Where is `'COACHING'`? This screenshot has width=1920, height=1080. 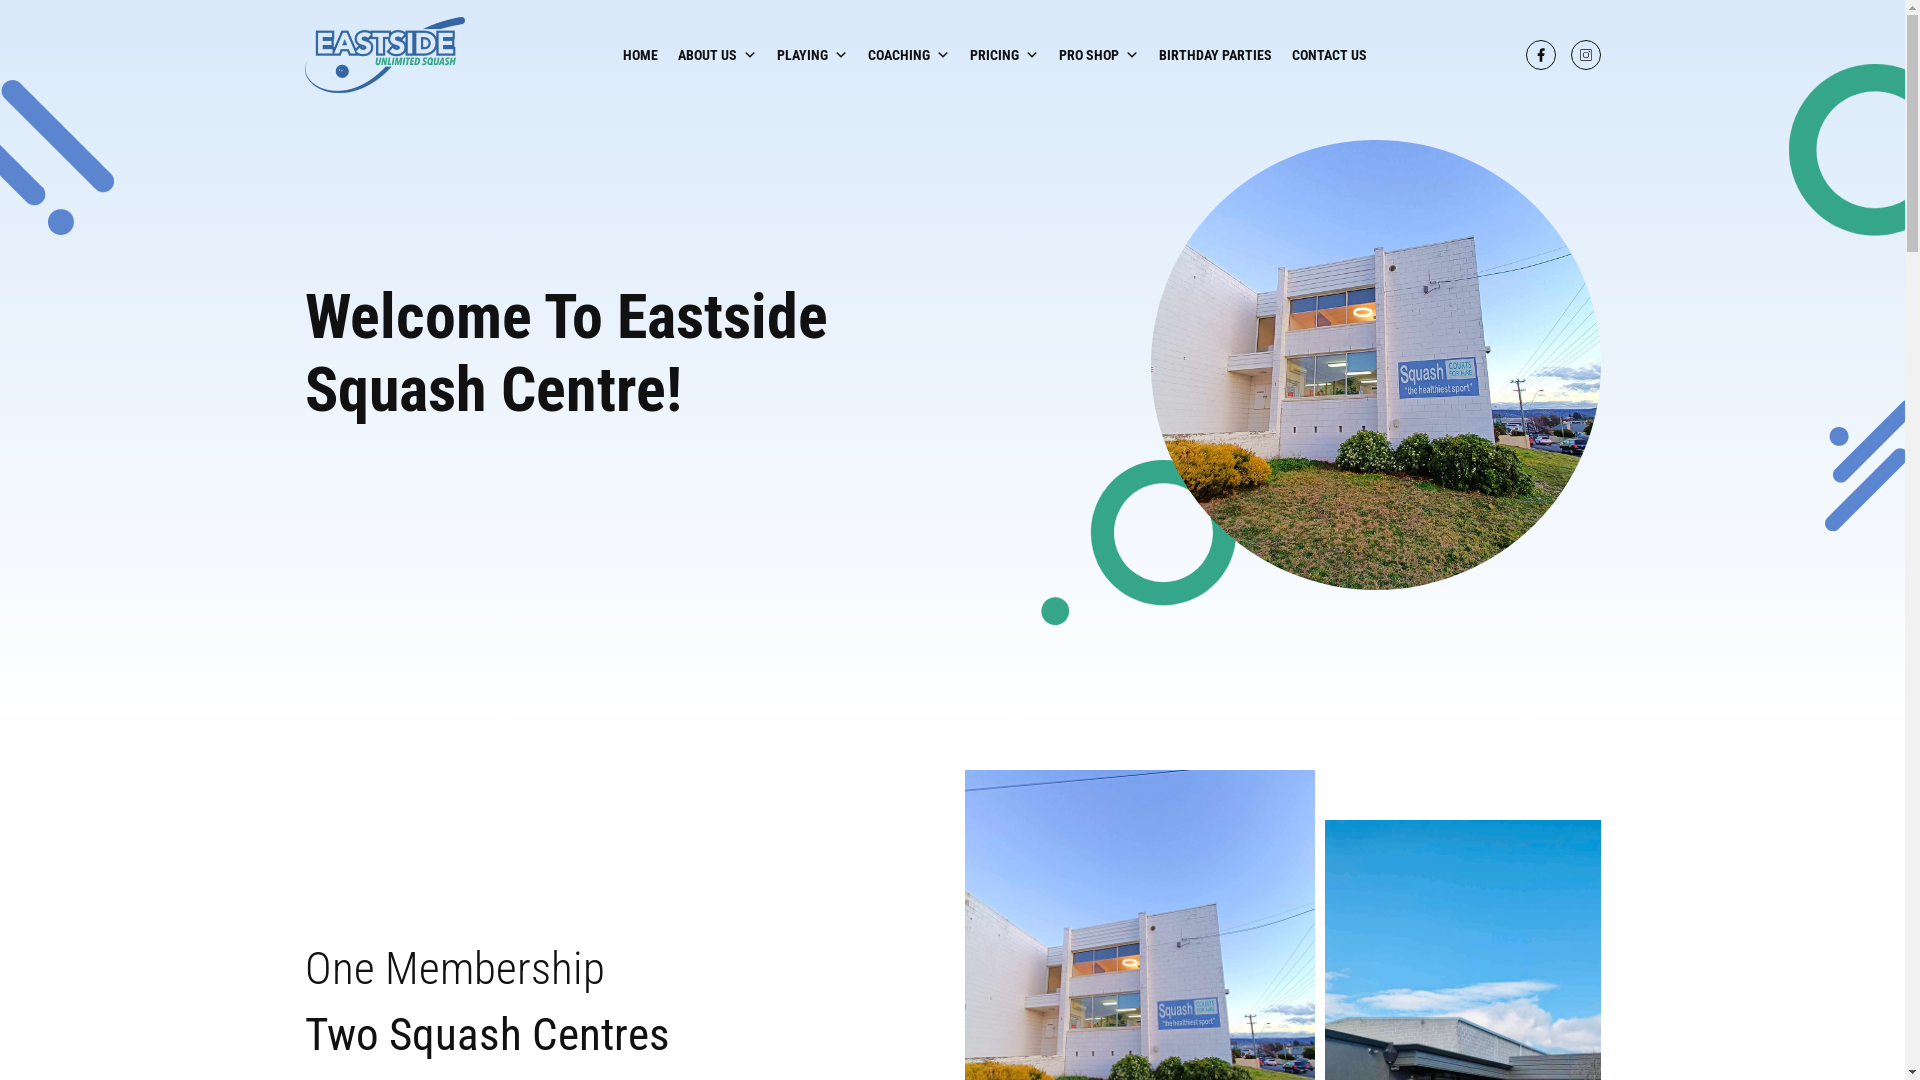 'COACHING' is located at coordinates (907, 53).